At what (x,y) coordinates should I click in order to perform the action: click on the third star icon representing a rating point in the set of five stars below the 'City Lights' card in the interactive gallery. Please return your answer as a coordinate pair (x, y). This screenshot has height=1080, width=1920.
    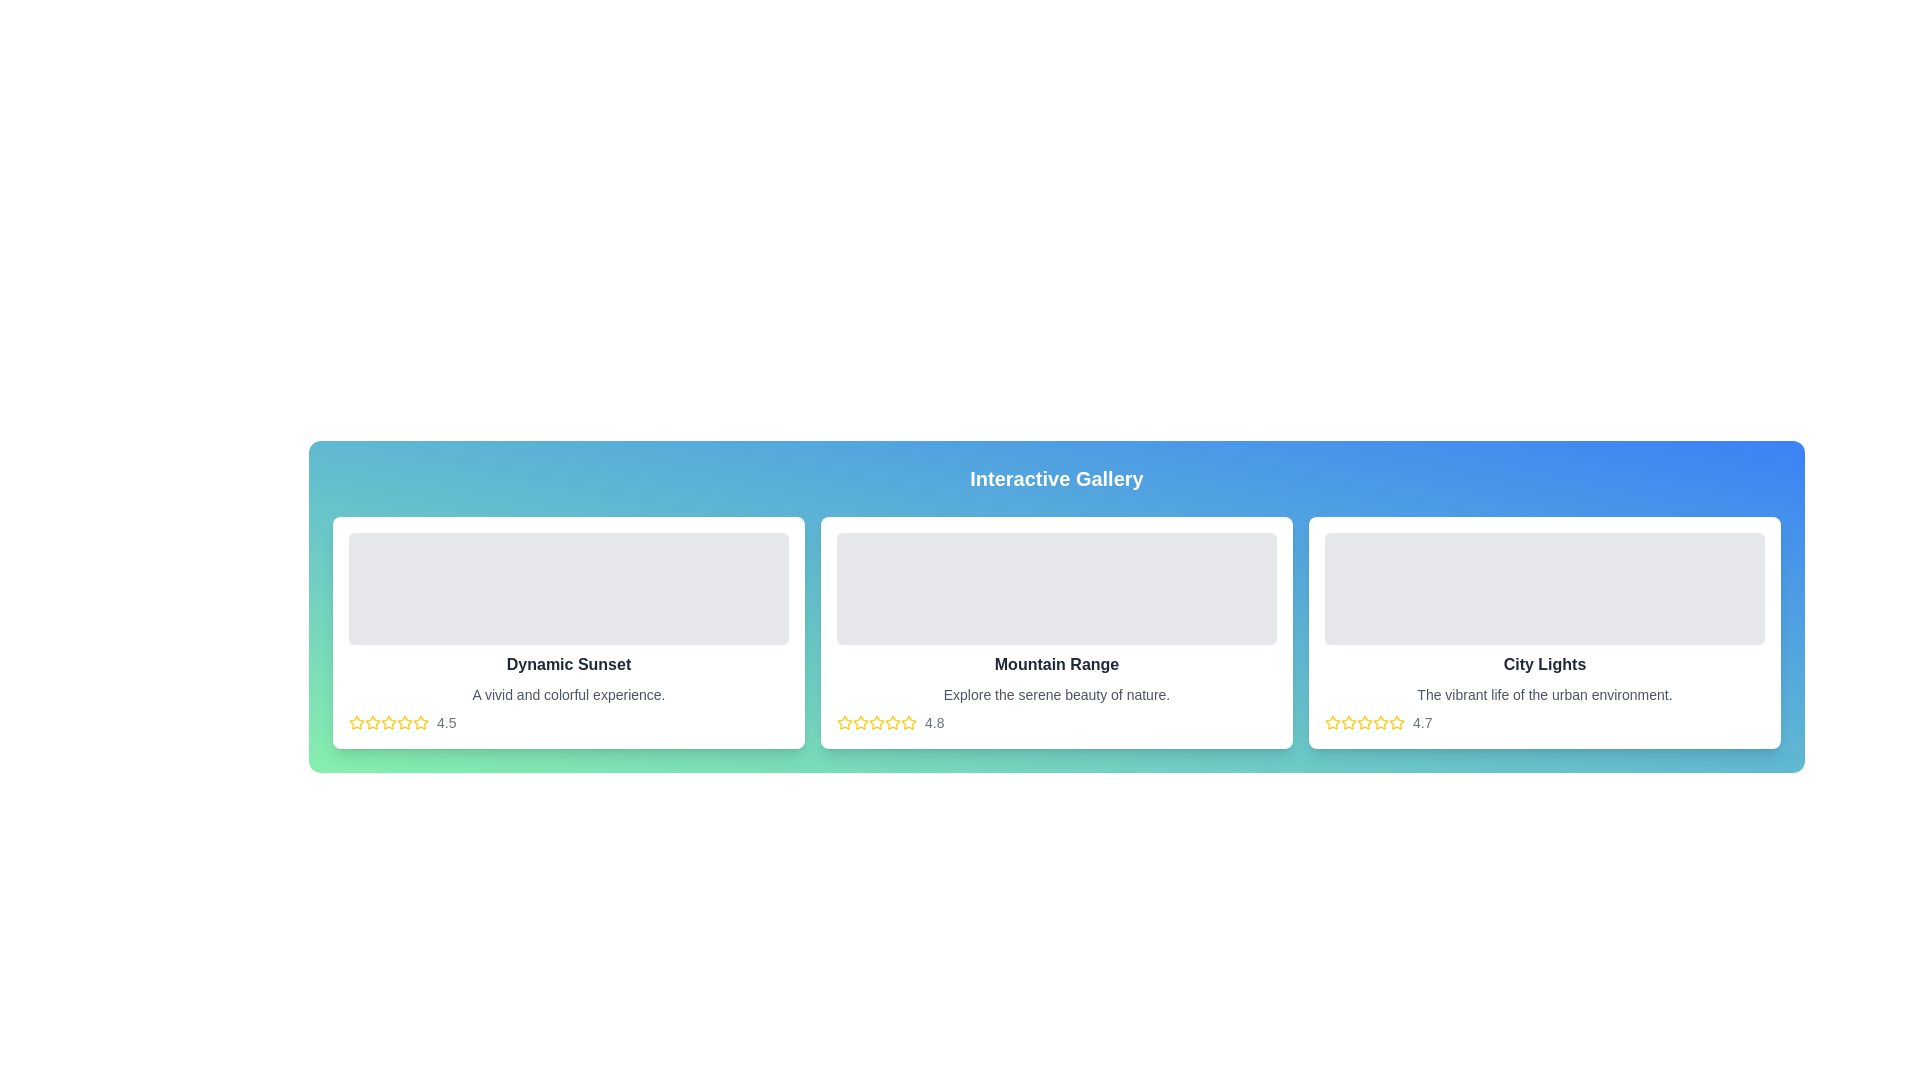
    Looking at the image, I should click on (1348, 722).